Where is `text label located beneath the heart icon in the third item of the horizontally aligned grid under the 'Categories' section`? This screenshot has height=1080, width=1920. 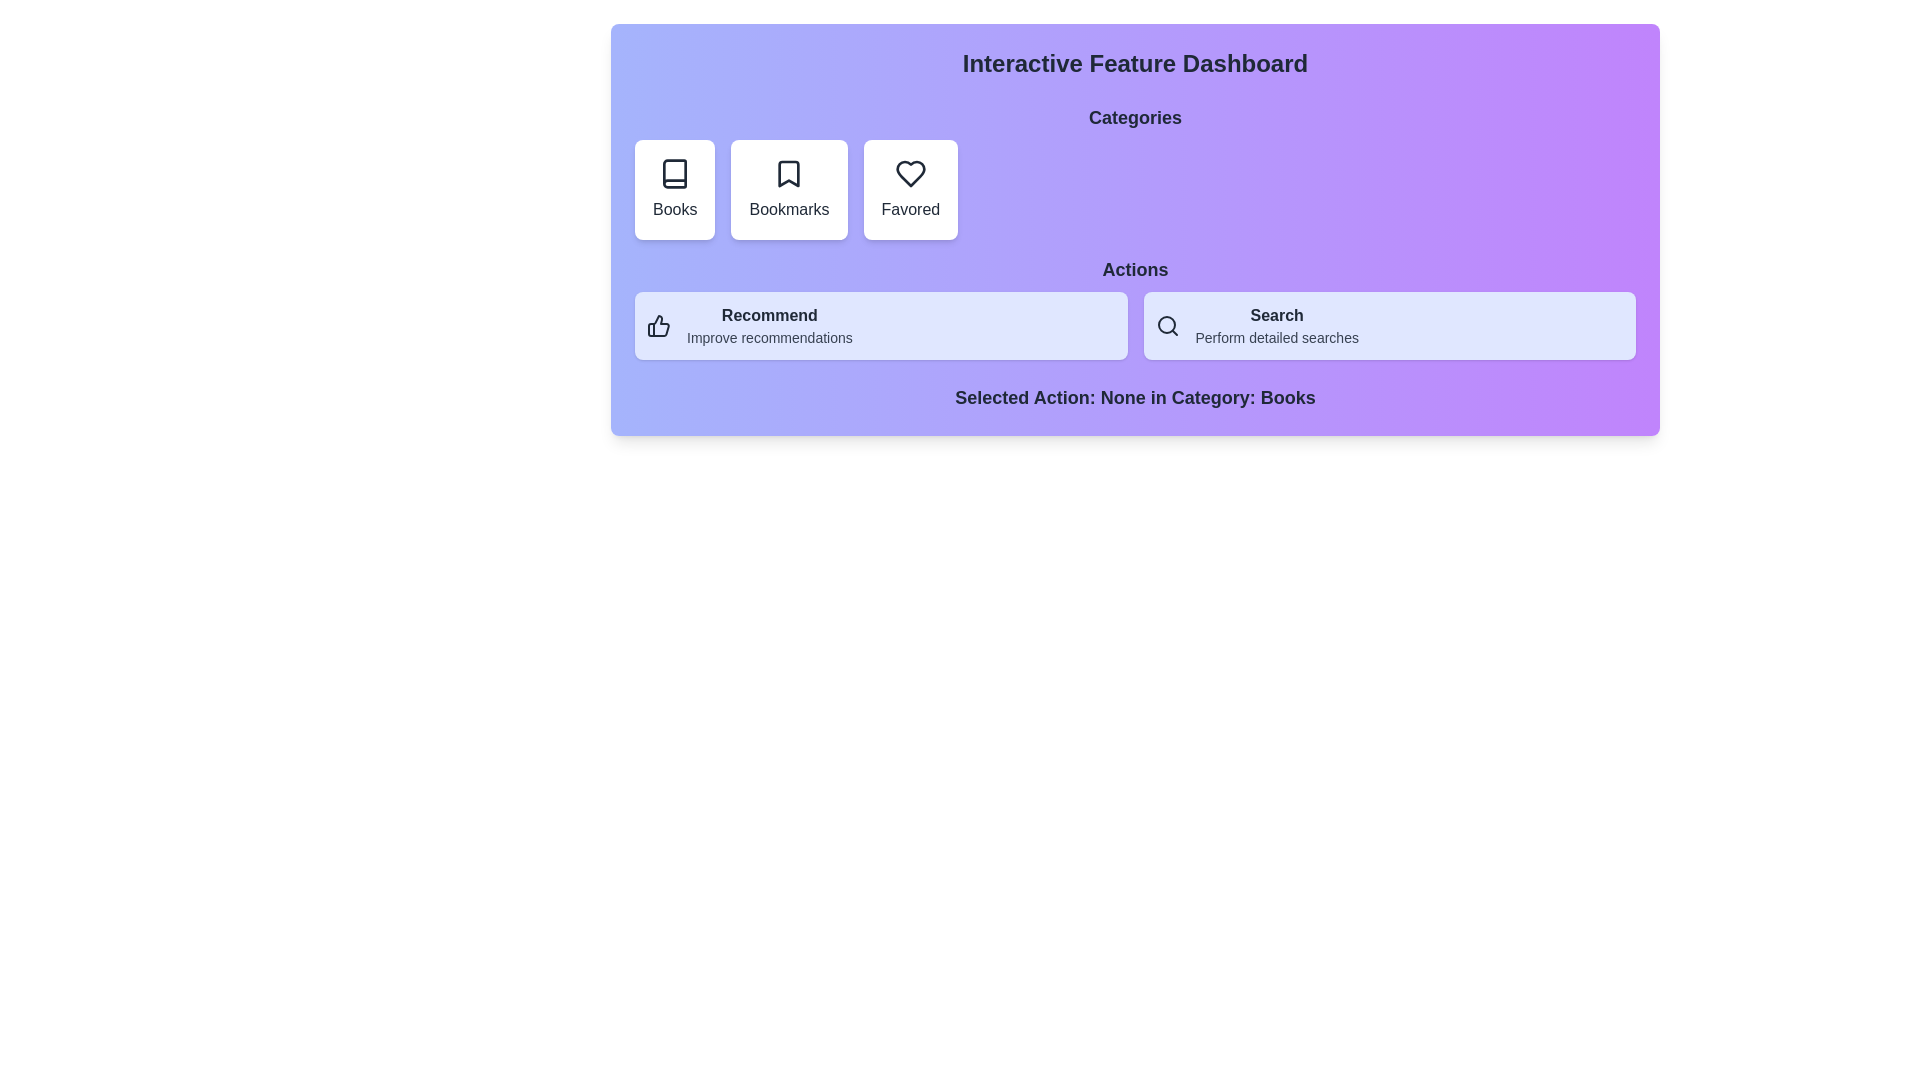 text label located beneath the heart icon in the third item of the horizontally aligned grid under the 'Categories' section is located at coordinates (909, 209).